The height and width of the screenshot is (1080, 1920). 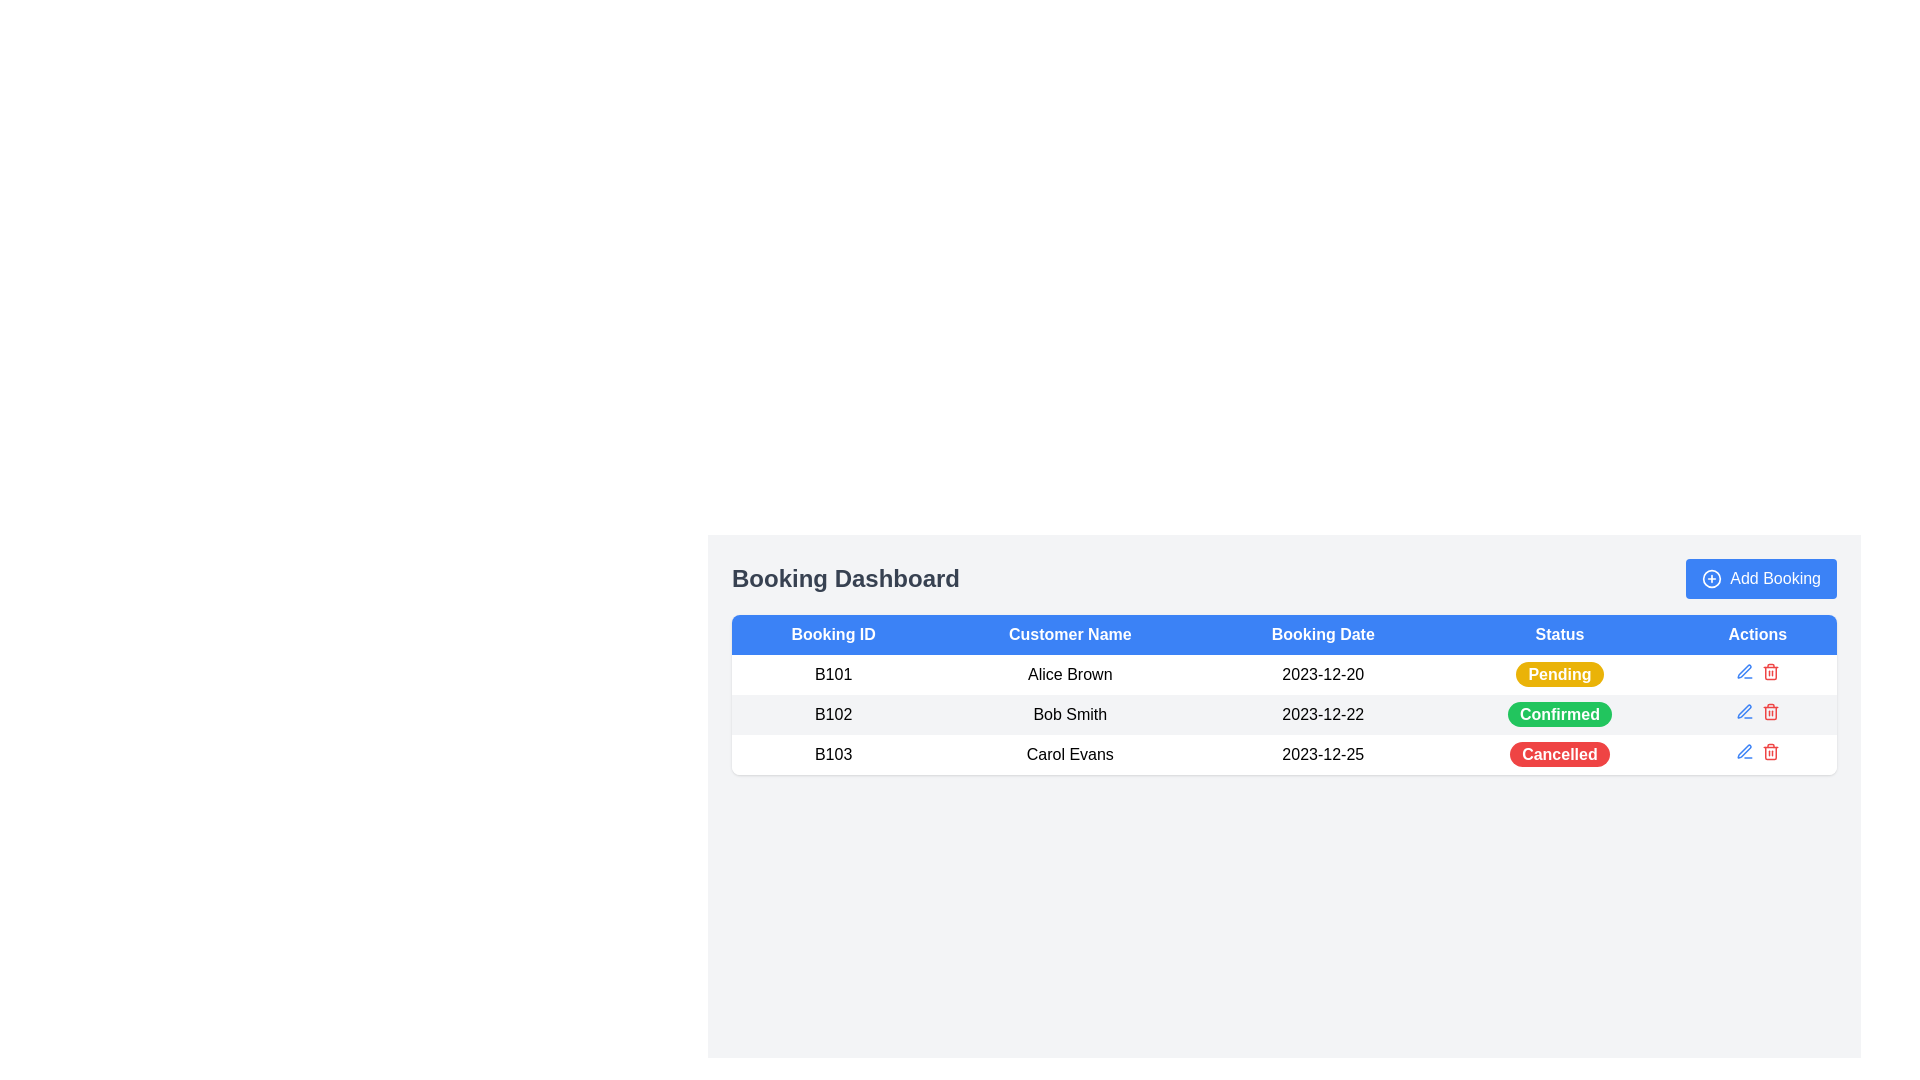 What do you see at coordinates (1756, 635) in the screenshot?
I see `the rightmost column header in the table, which categorizes actions such as edit and delete` at bounding box center [1756, 635].